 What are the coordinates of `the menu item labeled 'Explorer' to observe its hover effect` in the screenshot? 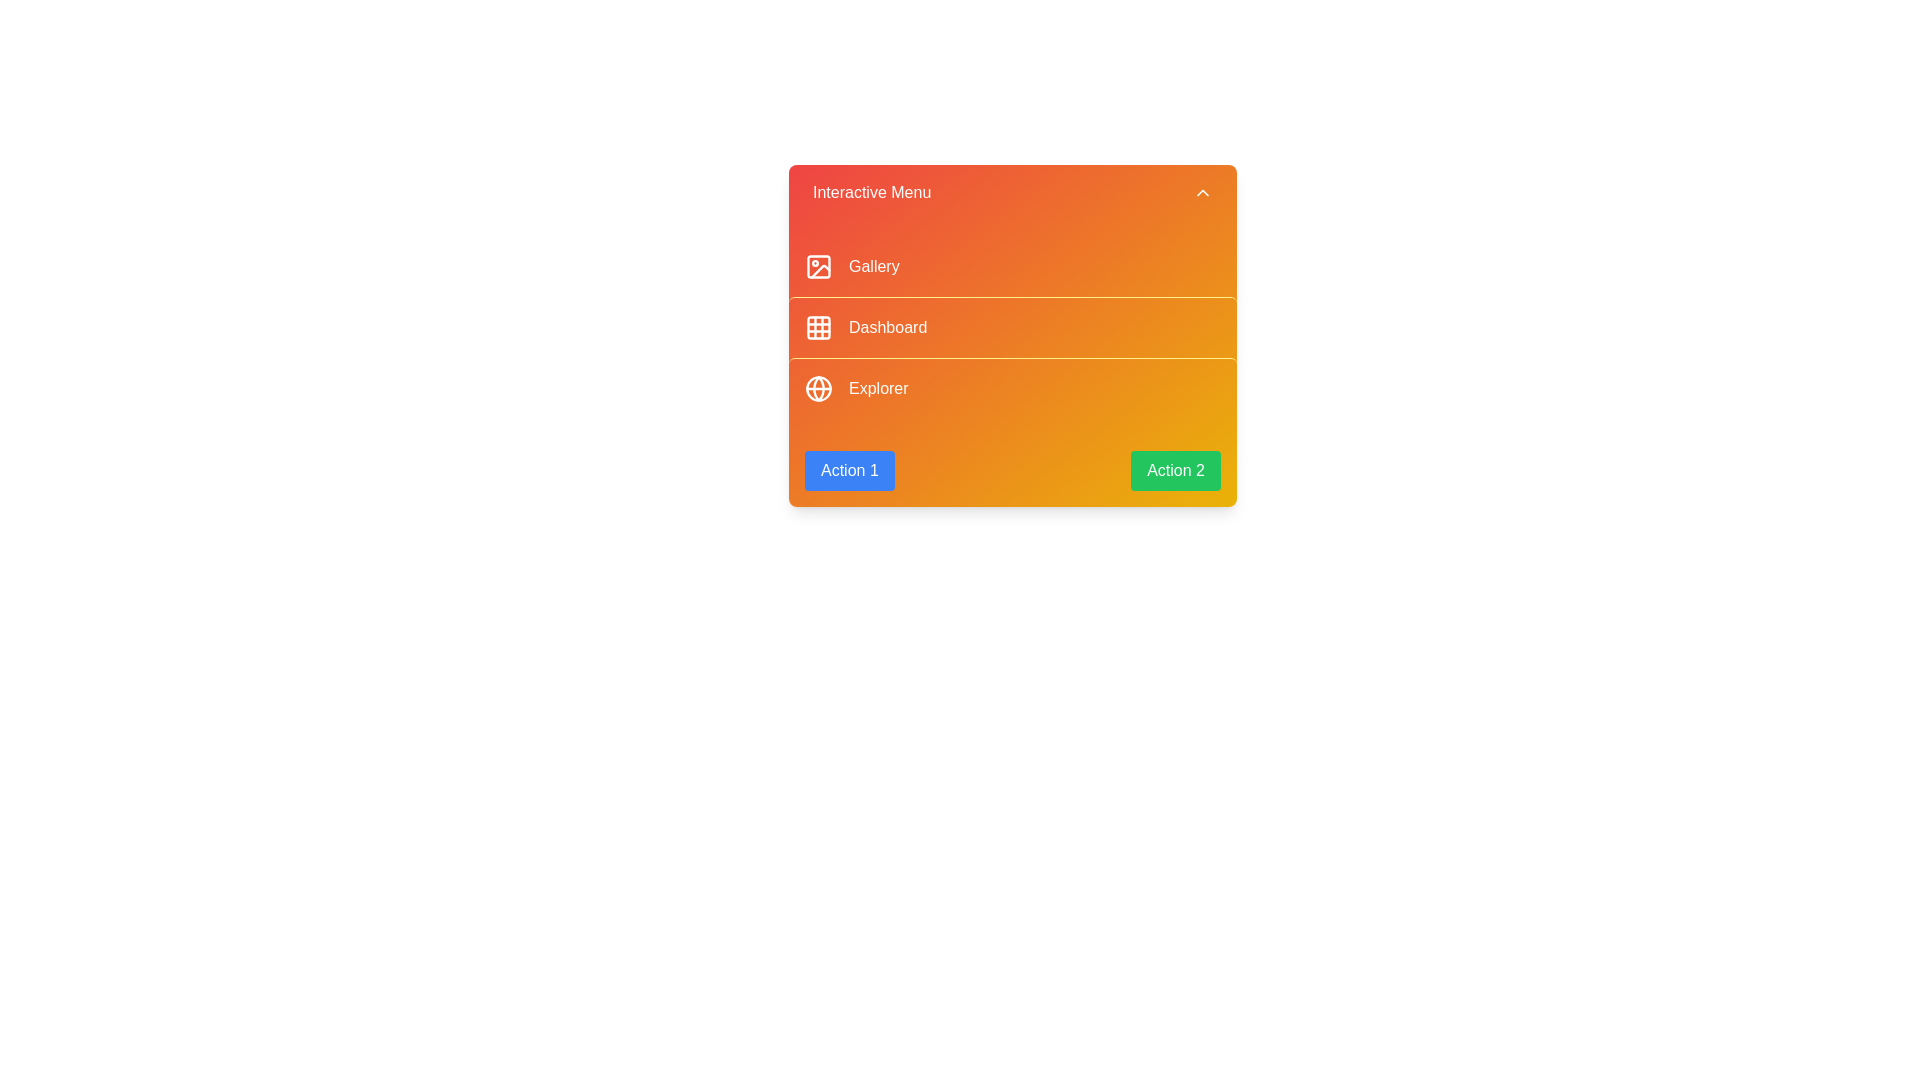 It's located at (1012, 388).